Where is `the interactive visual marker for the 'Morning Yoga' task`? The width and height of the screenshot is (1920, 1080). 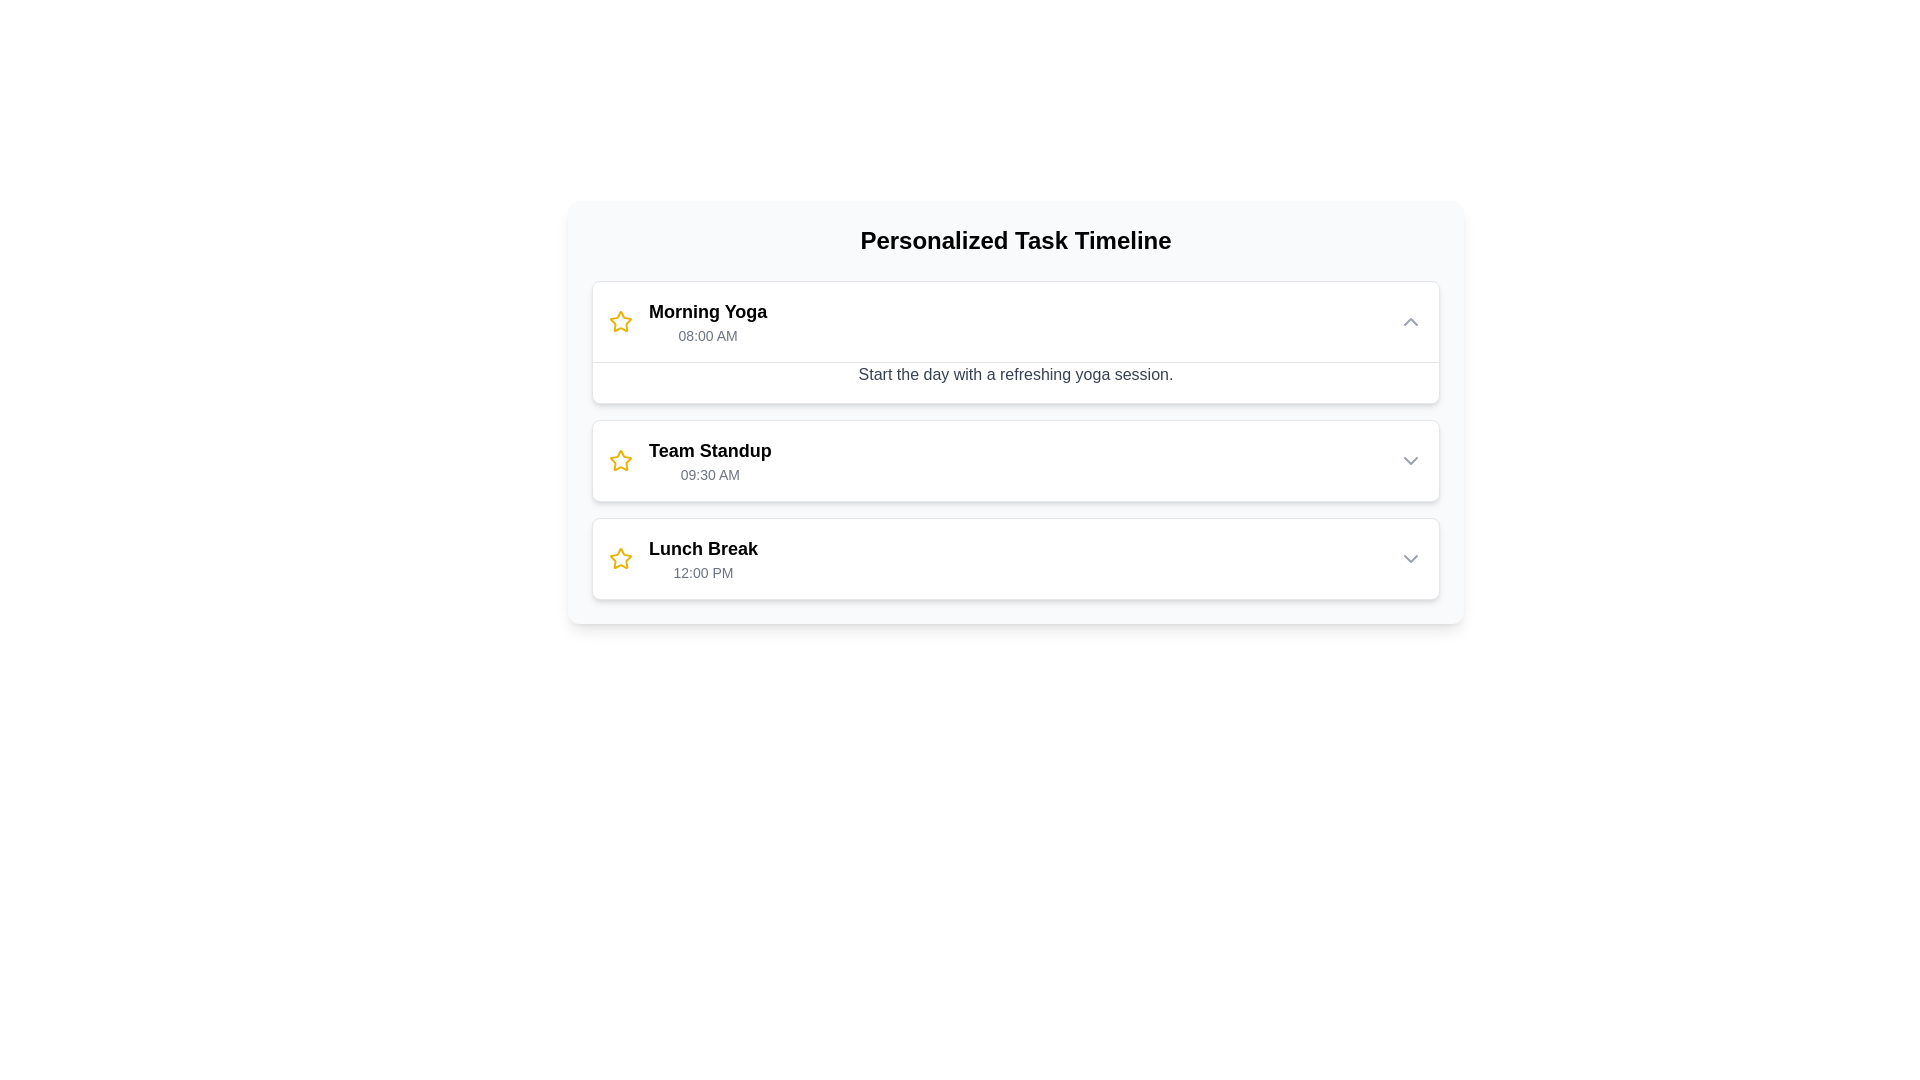 the interactive visual marker for the 'Morning Yoga' task is located at coordinates (619, 558).